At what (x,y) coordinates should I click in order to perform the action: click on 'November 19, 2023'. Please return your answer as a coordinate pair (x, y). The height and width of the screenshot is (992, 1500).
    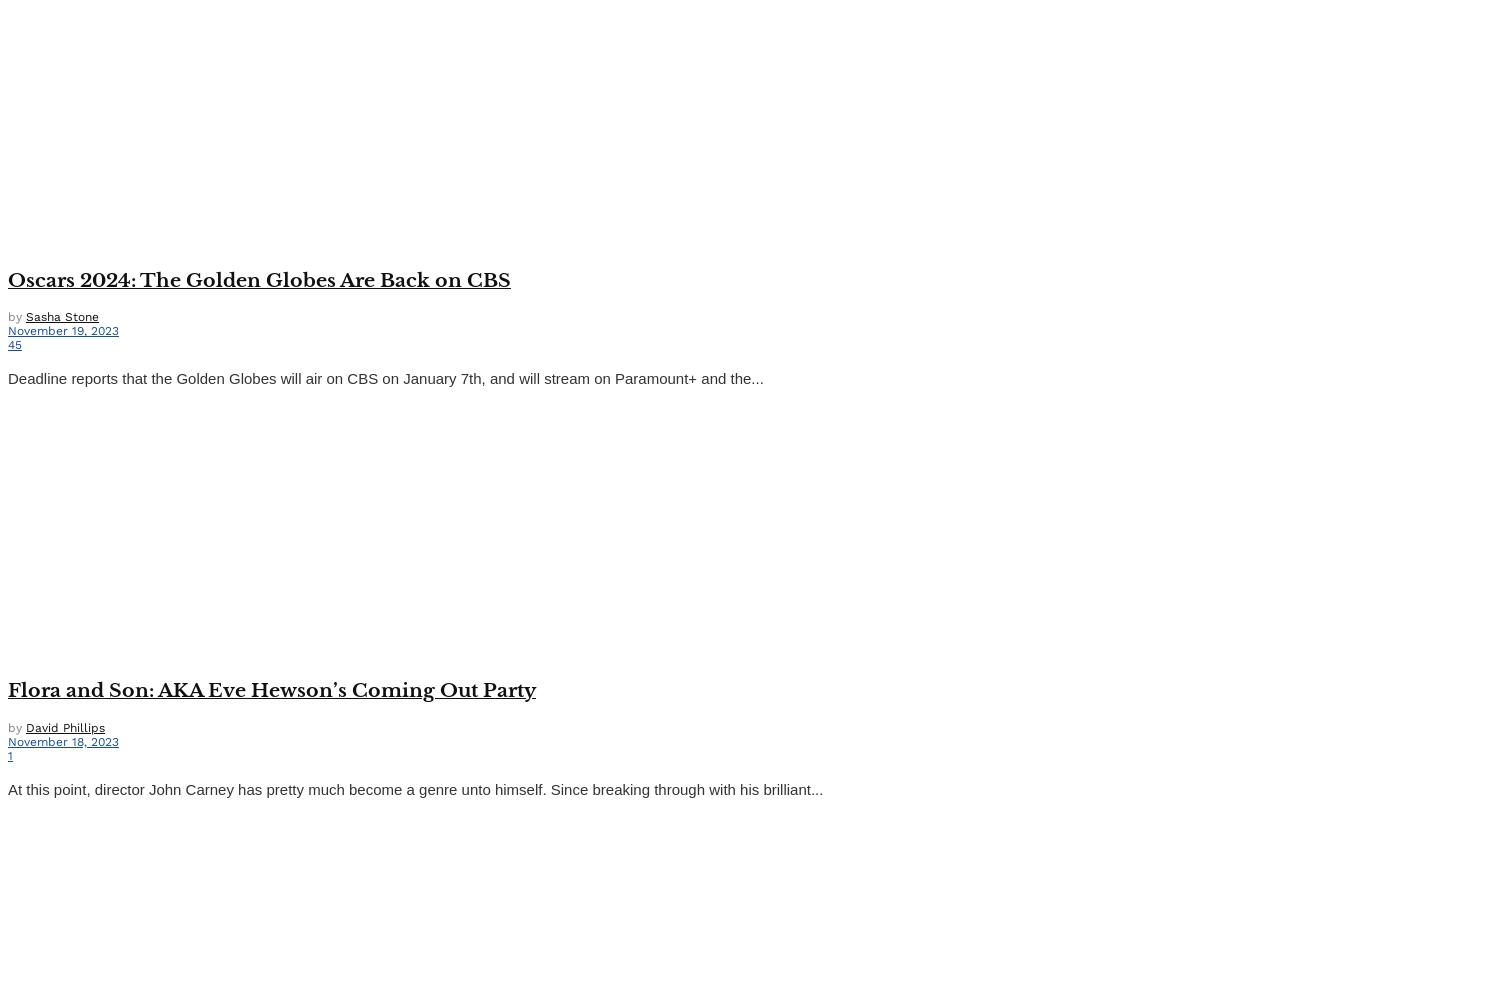
    Looking at the image, I should click on (62, 330).